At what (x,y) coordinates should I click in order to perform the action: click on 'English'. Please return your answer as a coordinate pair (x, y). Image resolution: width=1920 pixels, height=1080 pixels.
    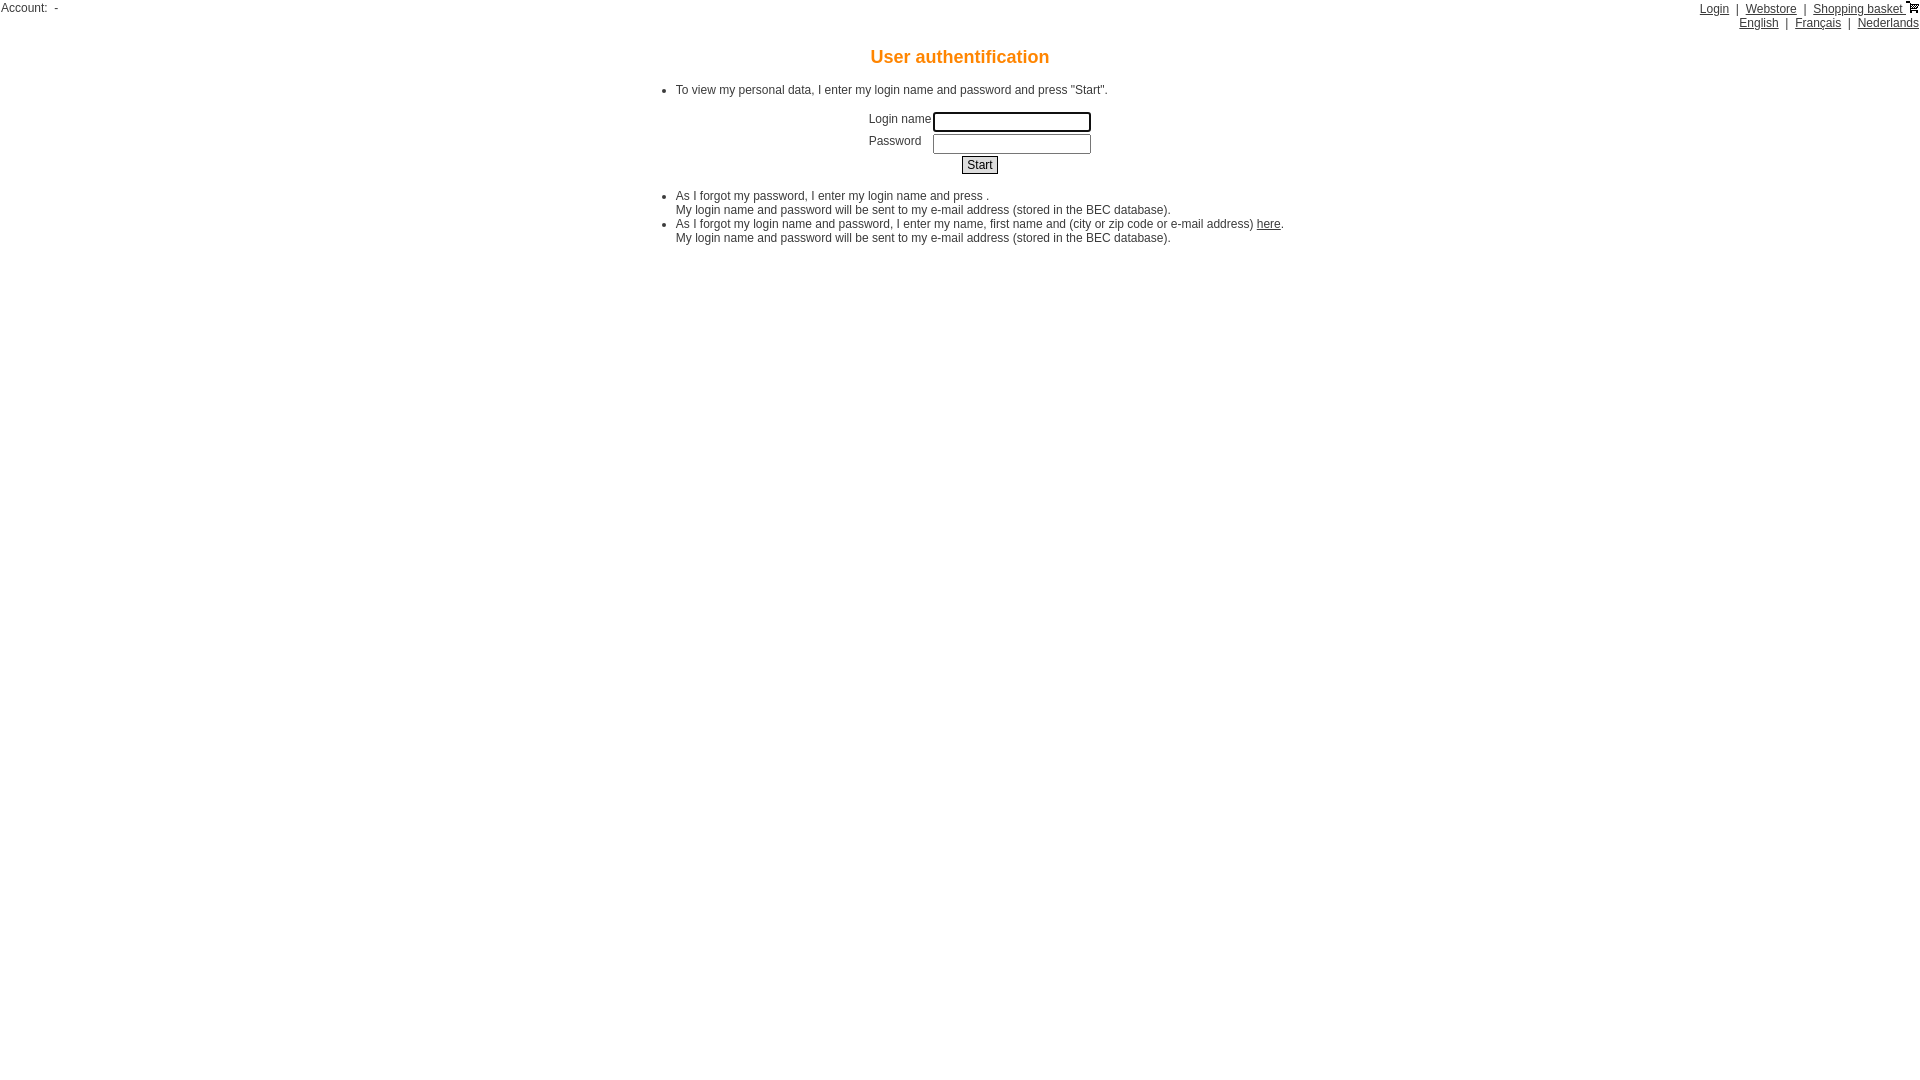
    Looking at the image, I should click on (1757, 23).